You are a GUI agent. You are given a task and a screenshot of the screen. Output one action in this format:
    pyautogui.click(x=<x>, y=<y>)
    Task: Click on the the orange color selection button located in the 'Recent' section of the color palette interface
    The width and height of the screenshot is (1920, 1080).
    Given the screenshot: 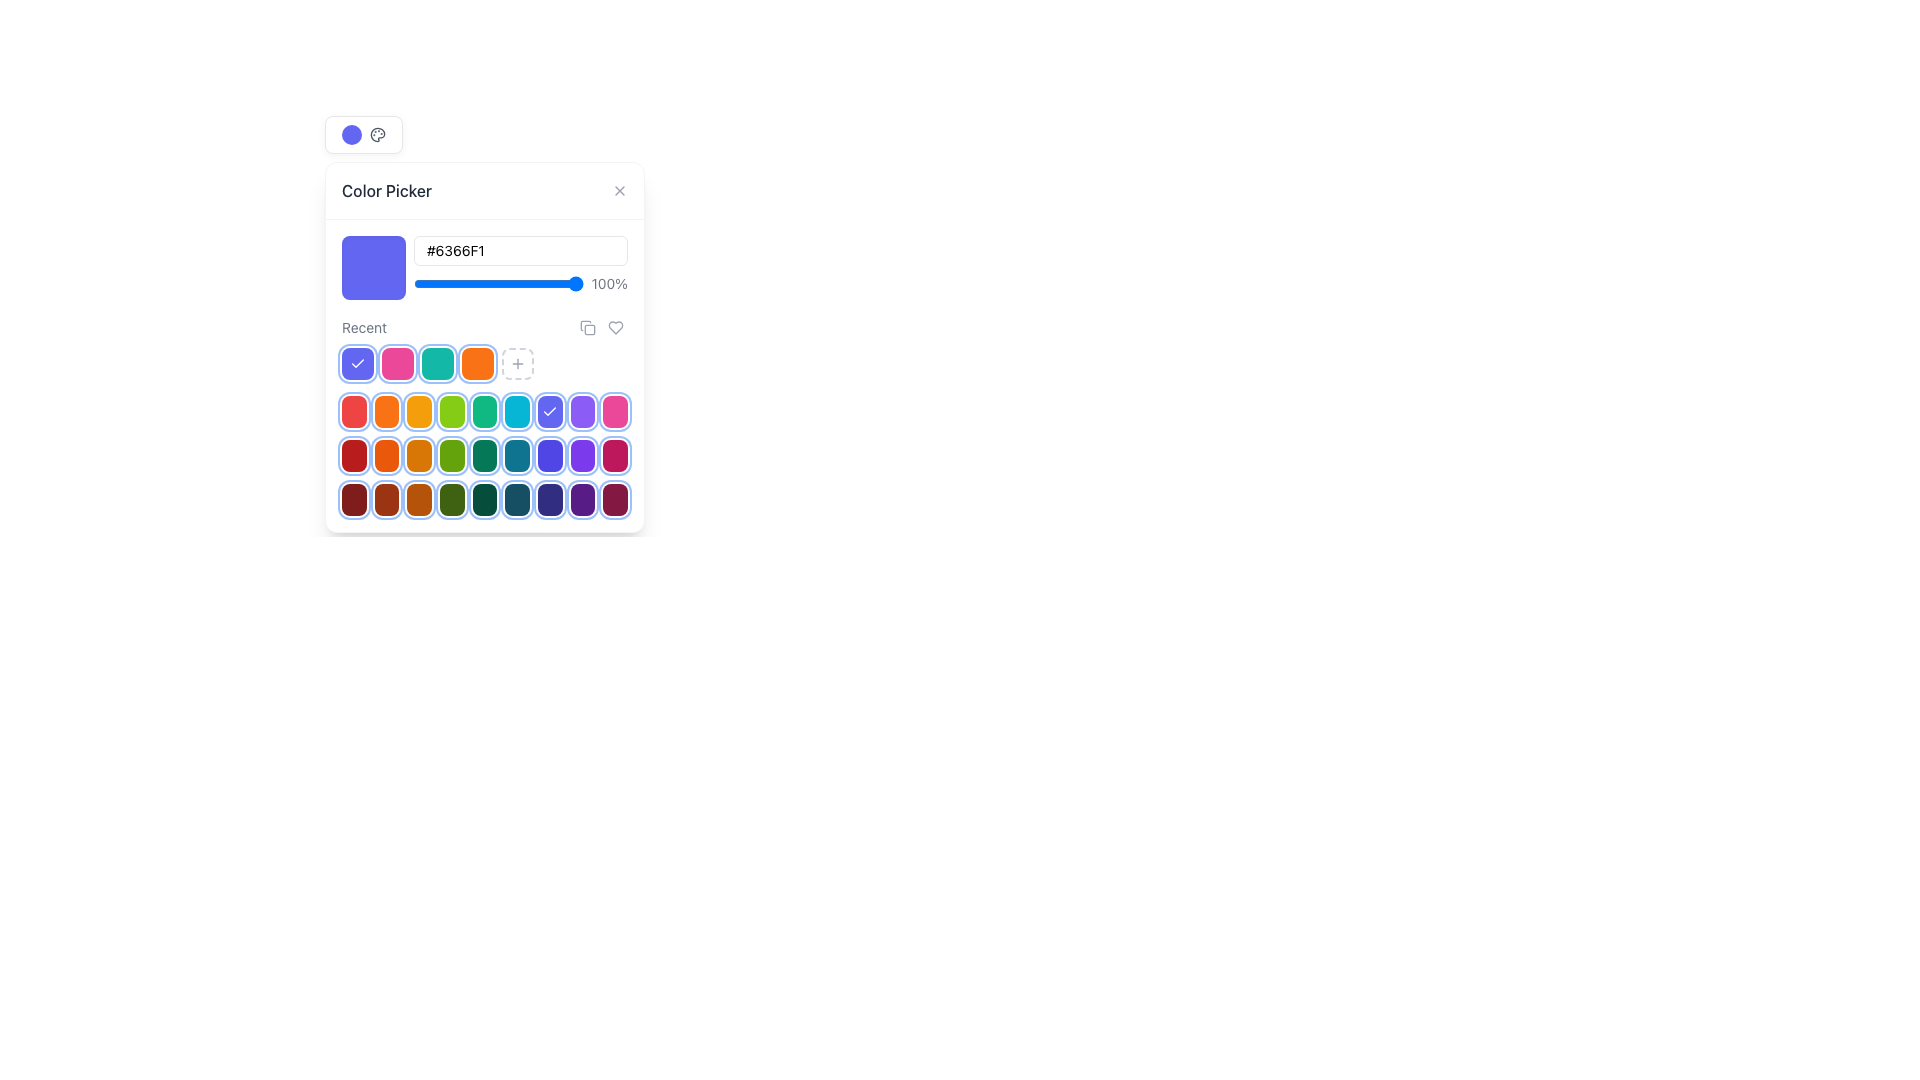 What is the action you would take?
    pyautogui.click(x=387, y=411)
    